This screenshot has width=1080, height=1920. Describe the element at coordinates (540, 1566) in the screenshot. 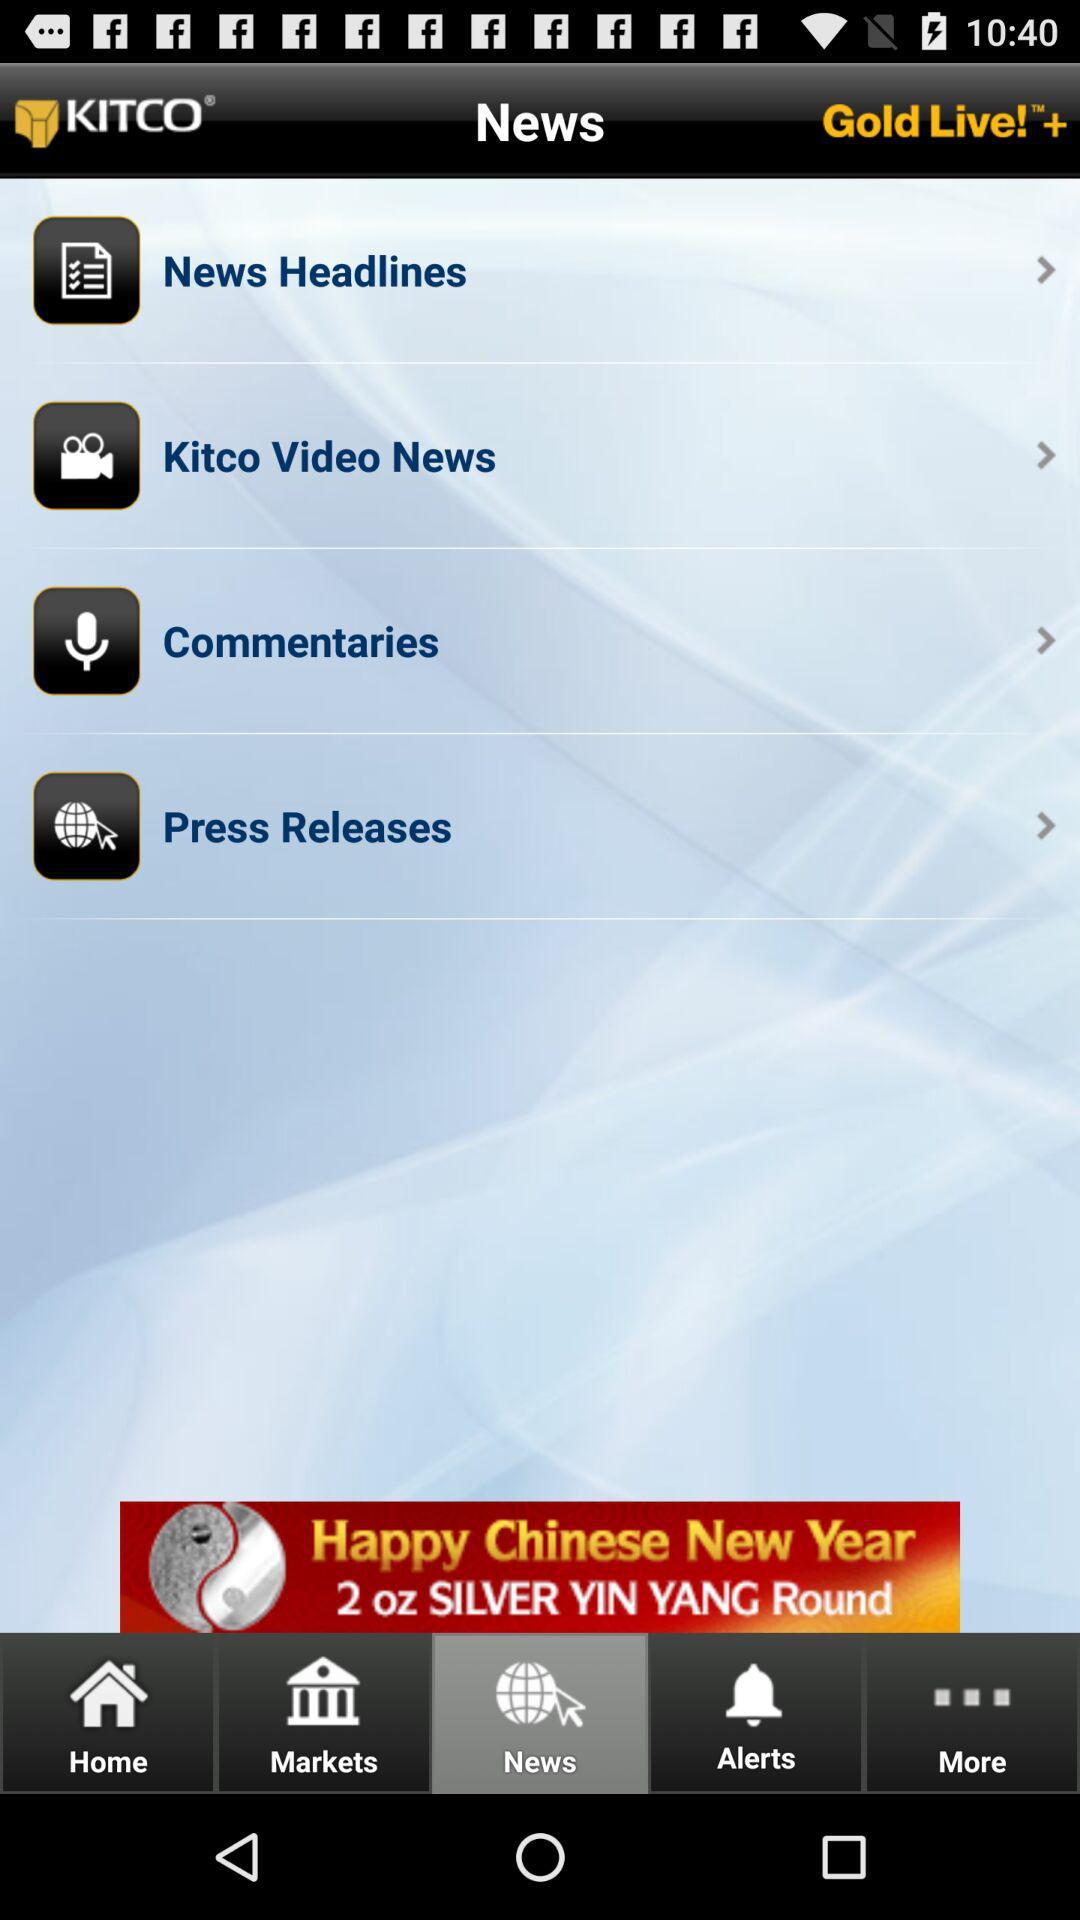

I see `advertisement` at that location.